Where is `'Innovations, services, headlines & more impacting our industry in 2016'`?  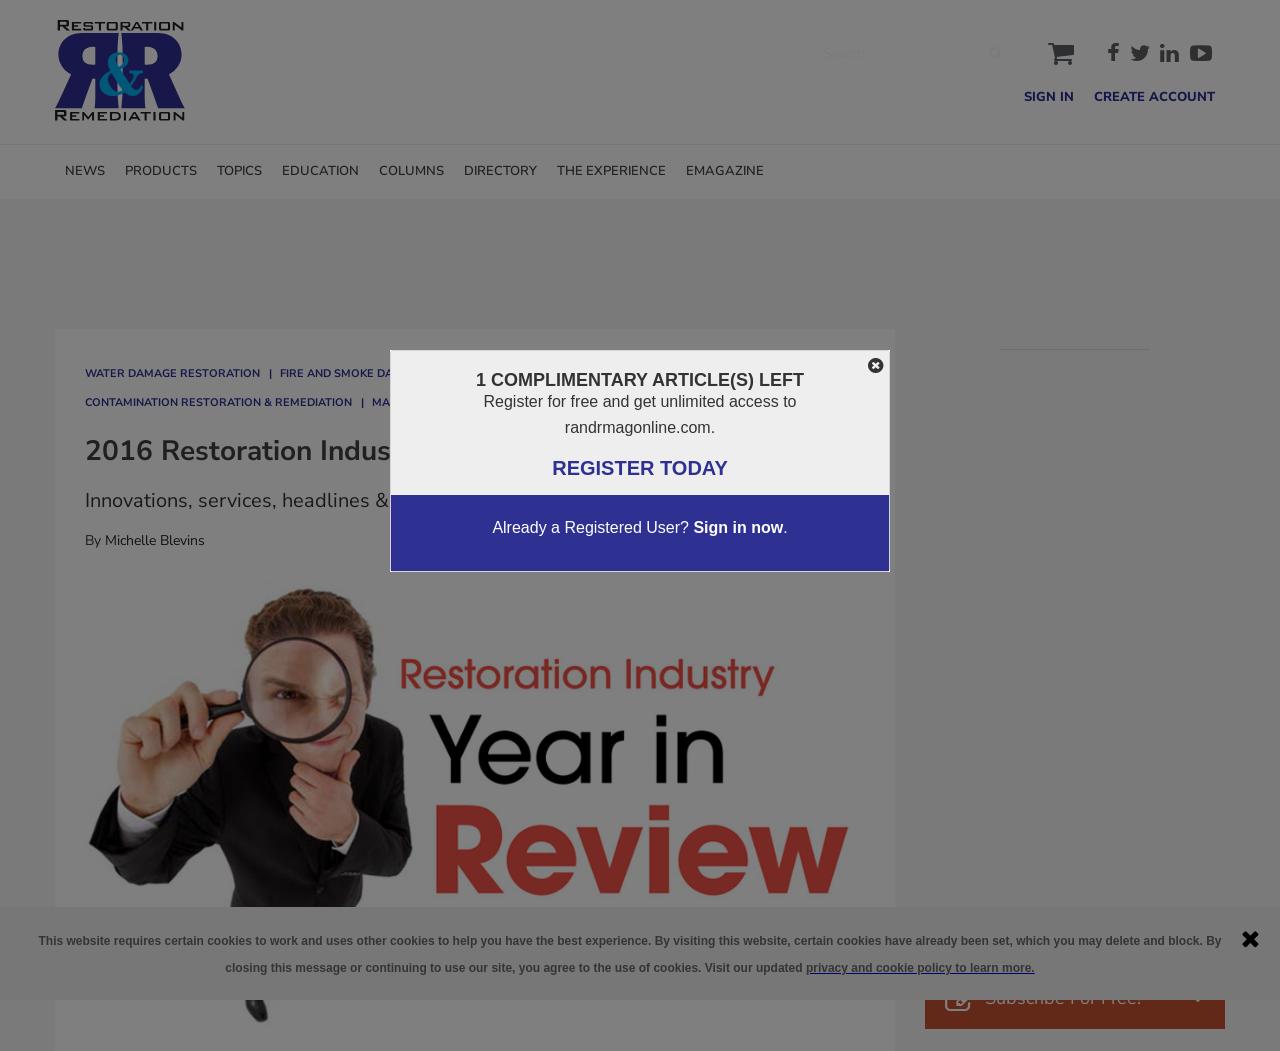
'Innovations, services, headlines & more impacting our industry in 2016' is located at coordinates (401, 500).